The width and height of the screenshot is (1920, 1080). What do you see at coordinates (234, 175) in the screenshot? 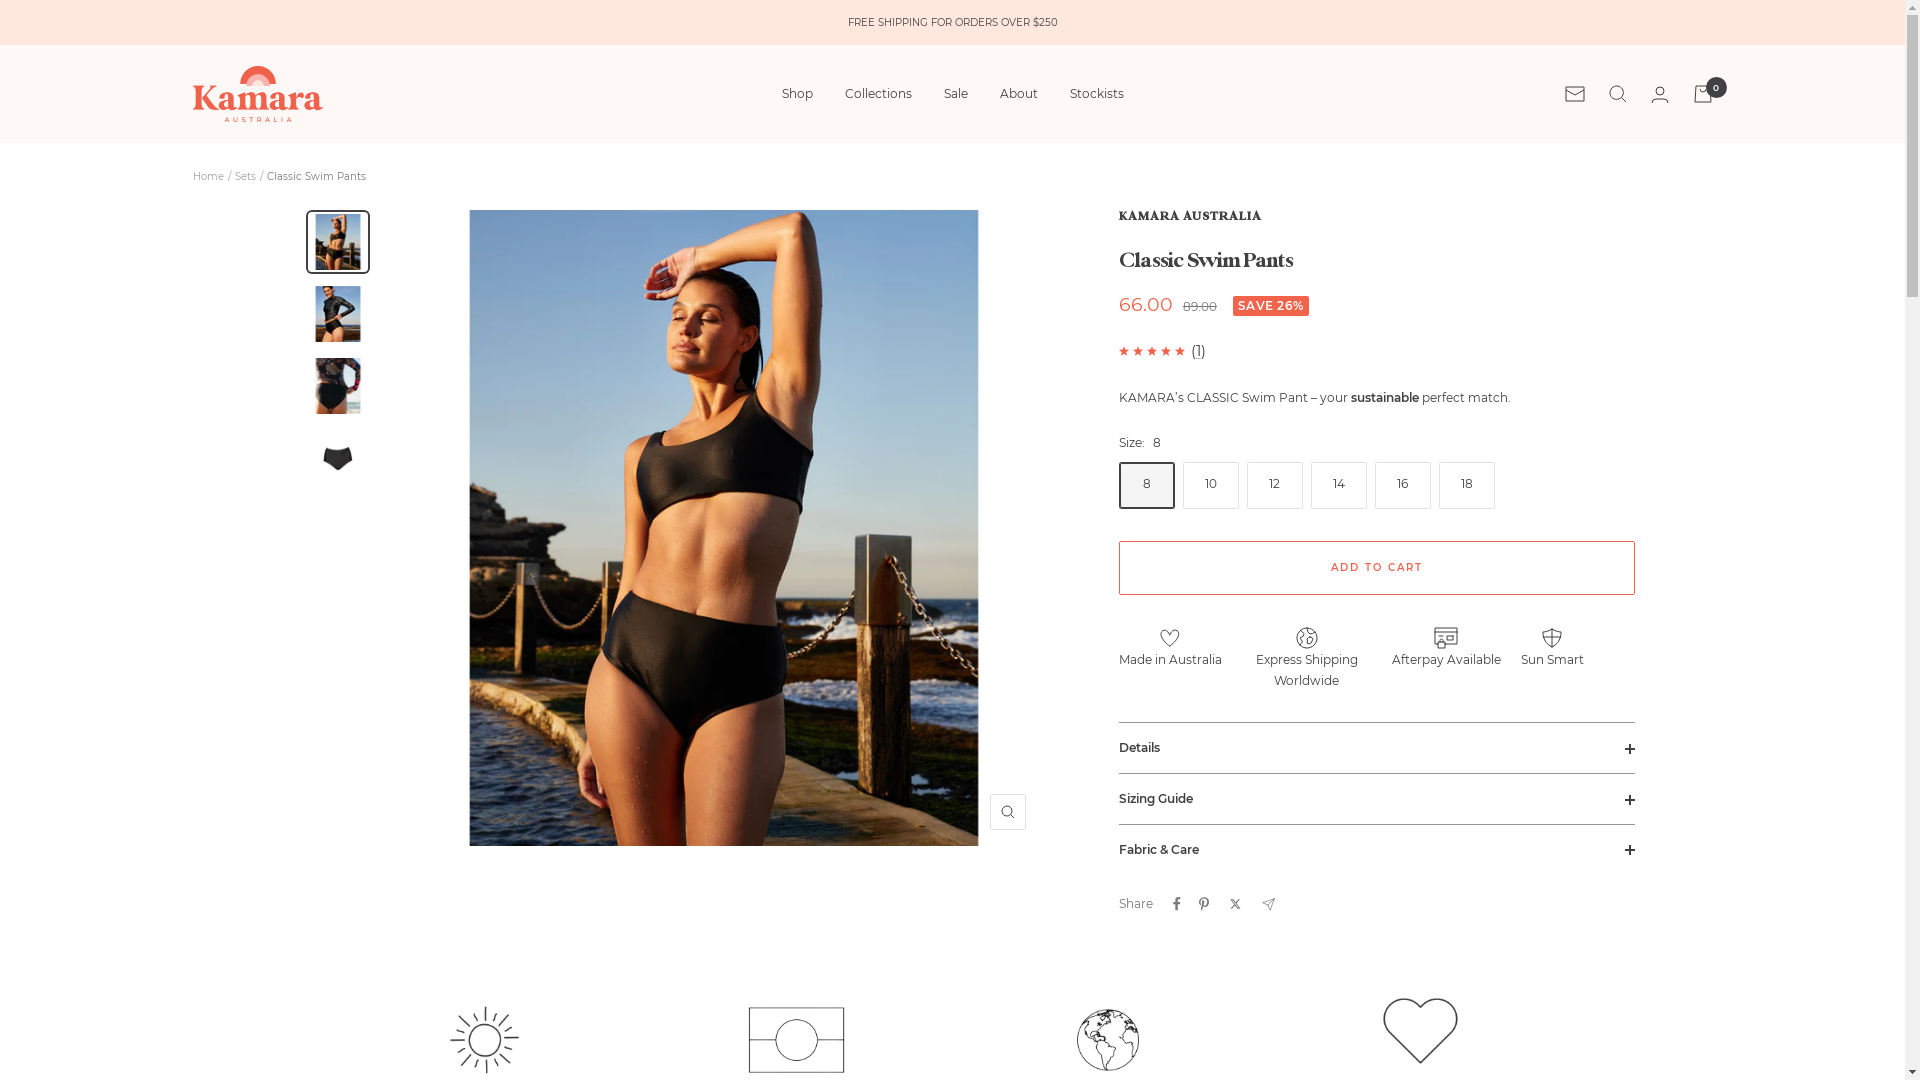
I see `'Sets'` at bounding box center [234, 175].